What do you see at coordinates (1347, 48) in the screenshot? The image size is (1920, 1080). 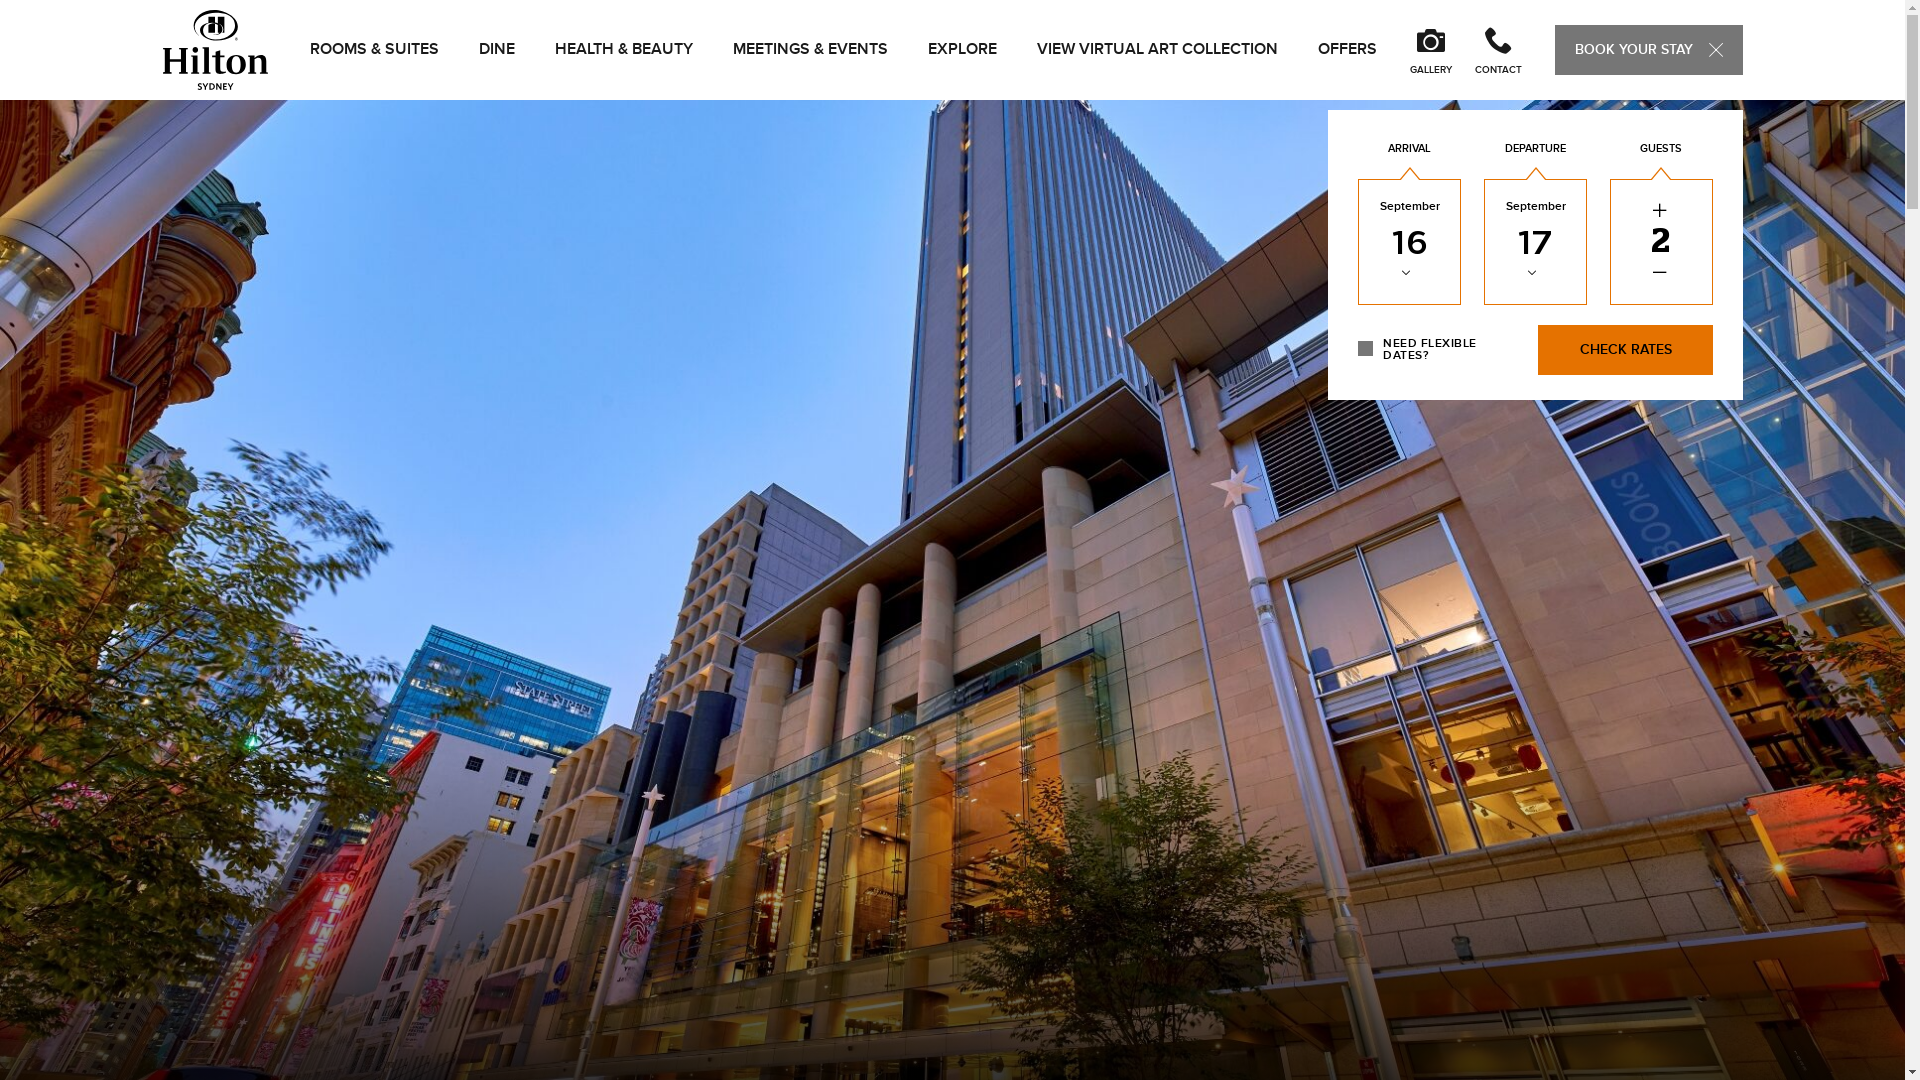 I see `'OFFERS'` at bounding box center [1347, 48].